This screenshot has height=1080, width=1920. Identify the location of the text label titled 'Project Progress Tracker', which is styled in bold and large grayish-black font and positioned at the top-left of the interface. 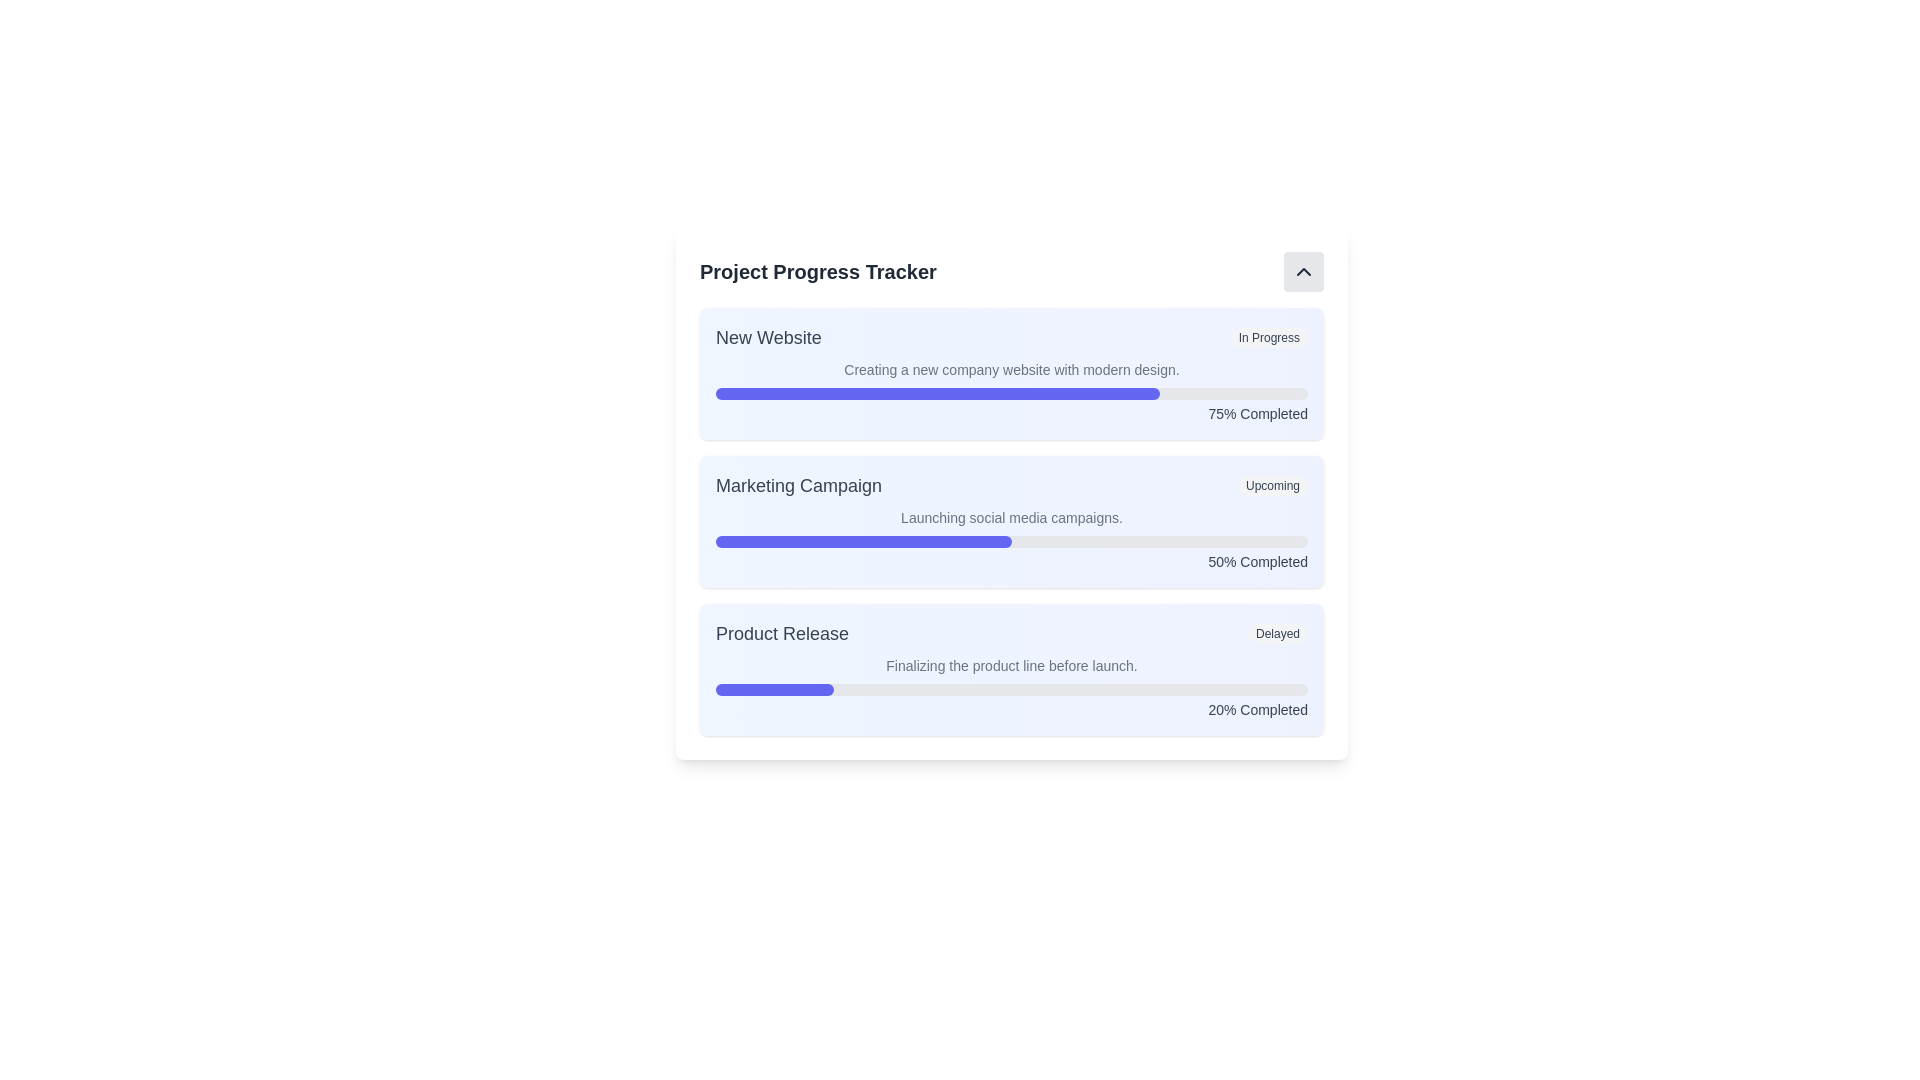
(818, 272).